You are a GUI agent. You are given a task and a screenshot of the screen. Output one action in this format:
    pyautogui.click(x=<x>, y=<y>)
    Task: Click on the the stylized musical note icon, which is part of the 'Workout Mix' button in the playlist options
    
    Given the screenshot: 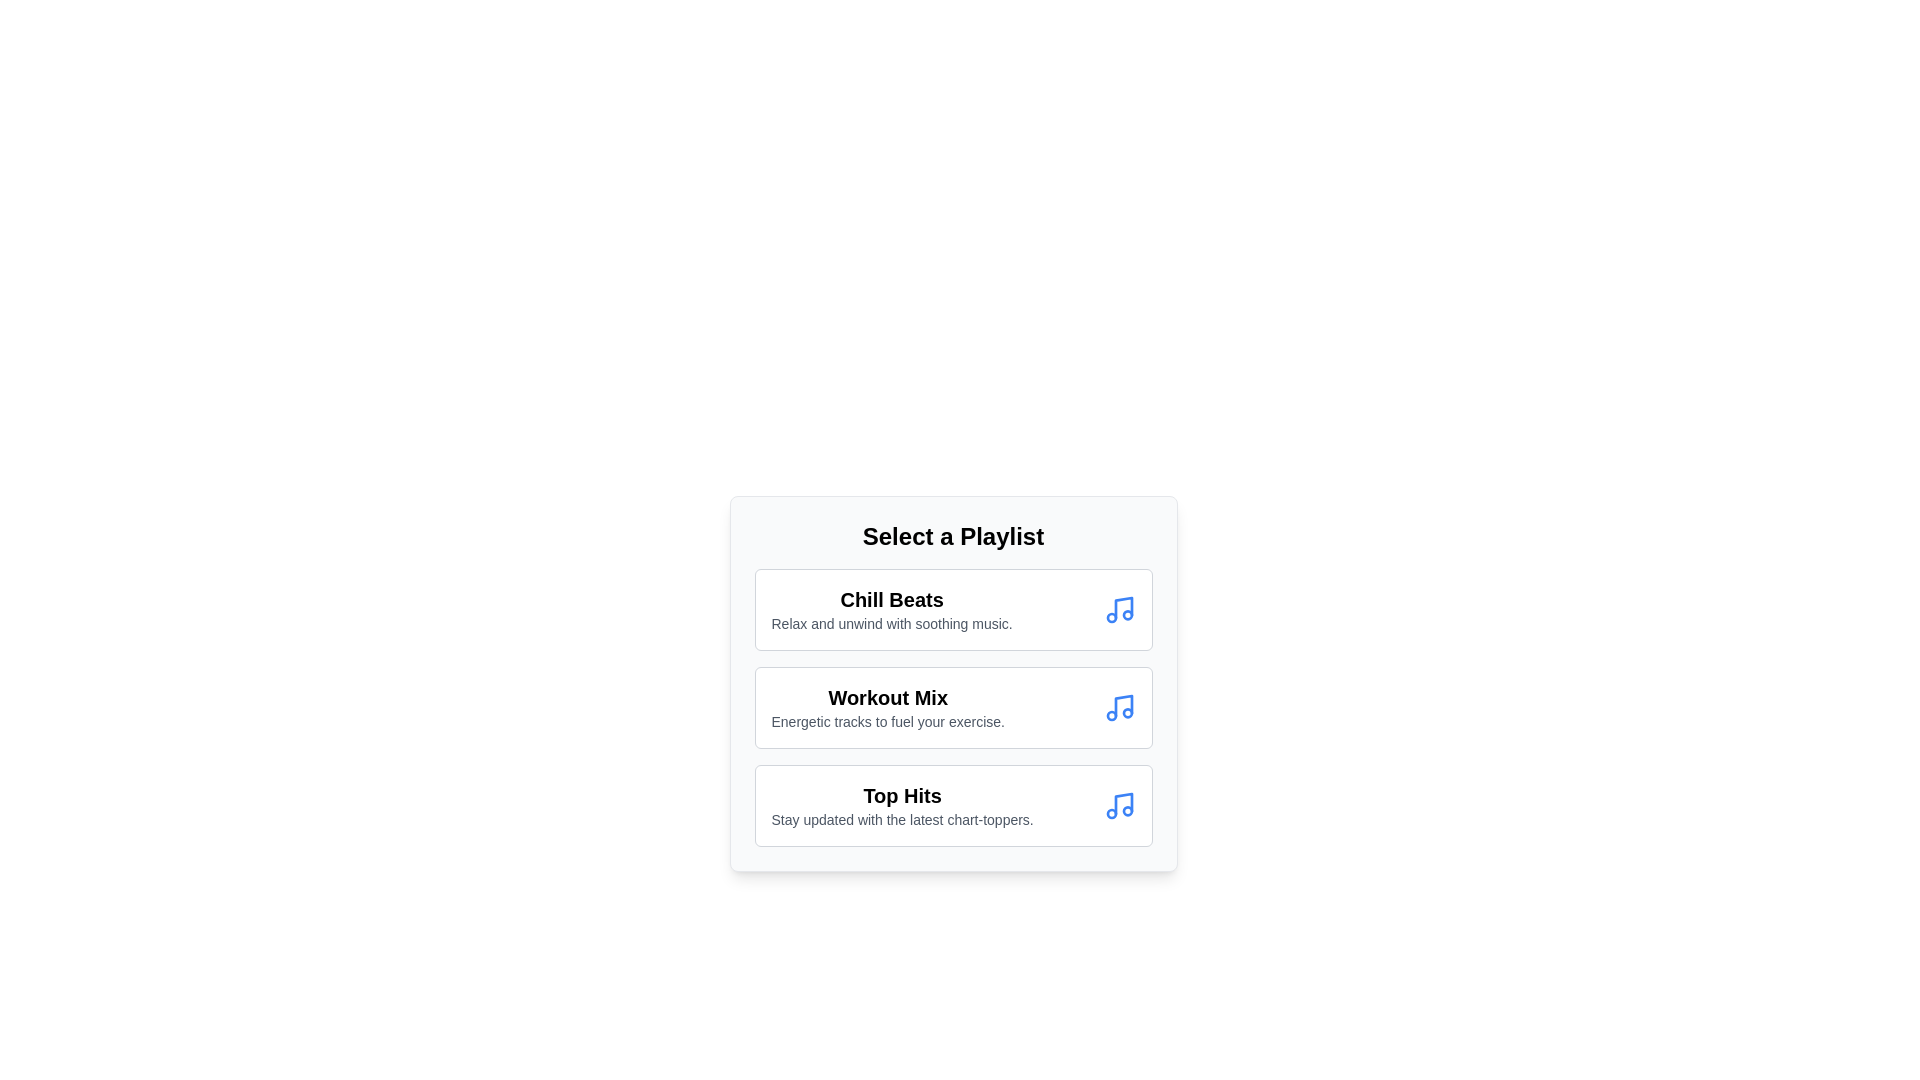 What is the action you would take?
    pyautogui.click(x=1123, y=704)
    